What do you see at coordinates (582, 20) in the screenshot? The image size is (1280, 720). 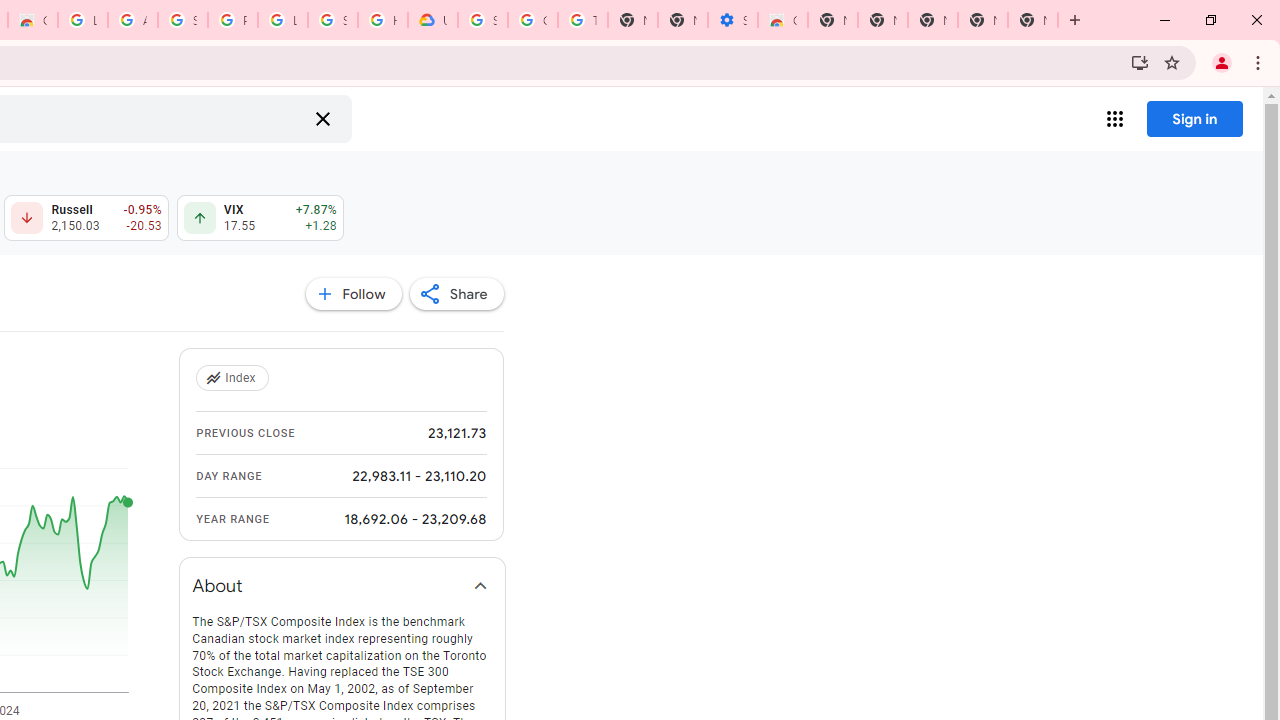 I see `'Turn cookies on or off - Computer - Google Account Help'` at bounding box center [582, 20].